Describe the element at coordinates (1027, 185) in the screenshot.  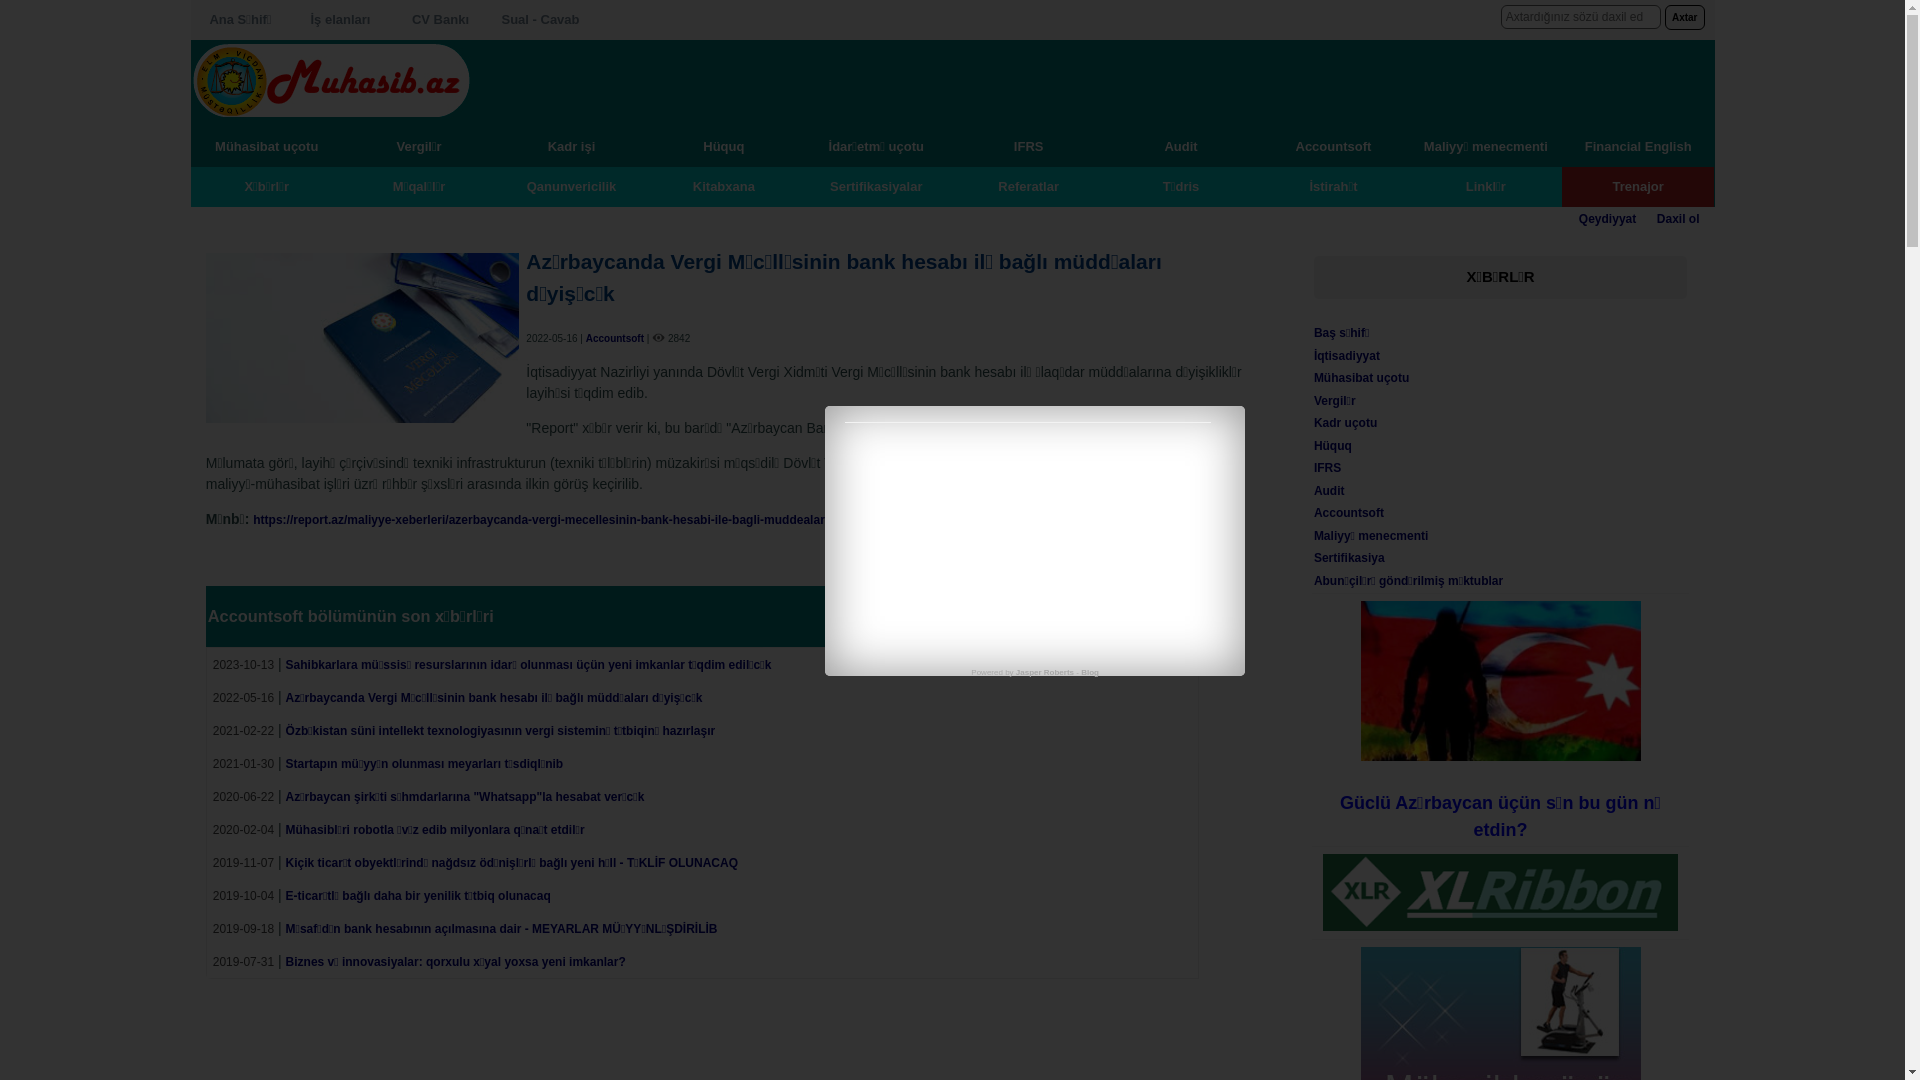
I see `'Referatlar'` at that location.